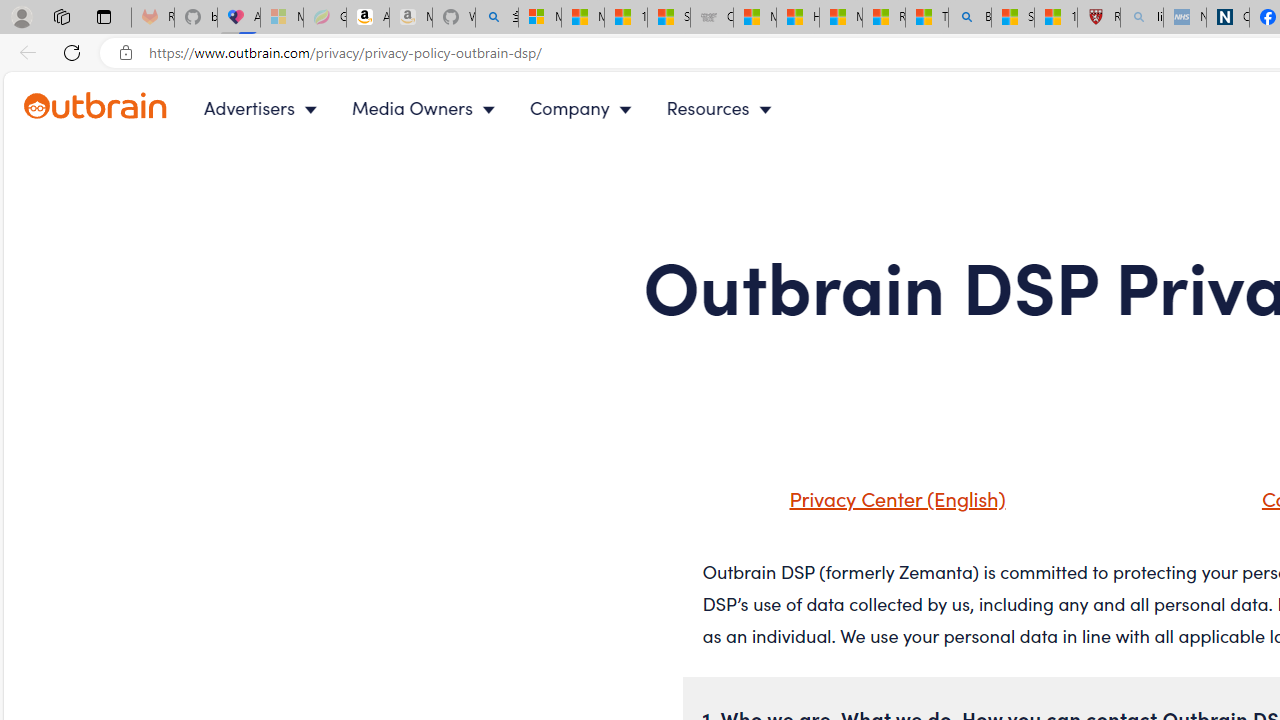 The height and width of the screenshot is (720, 1280). I want to click on 'Advertisers', so click(263, 108).